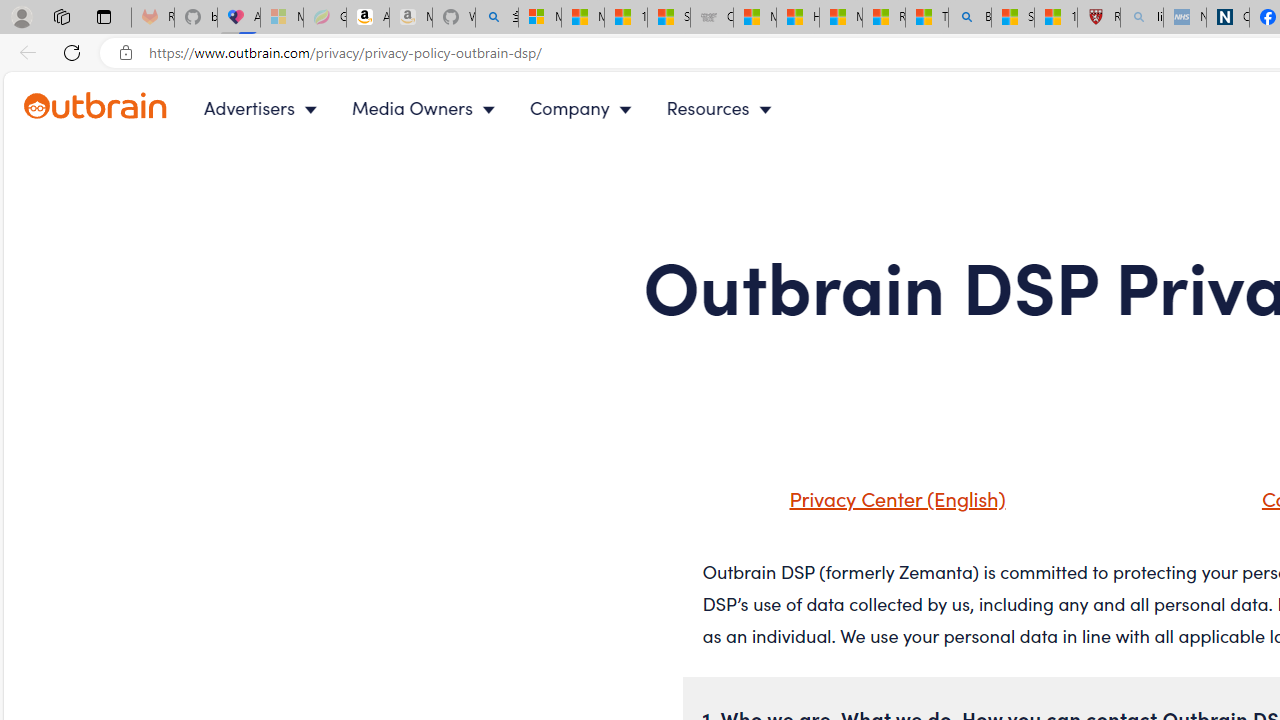 The height and width of the screenshot is (720, 1280). I want to click on 'Advertisers', so click(263, 108).